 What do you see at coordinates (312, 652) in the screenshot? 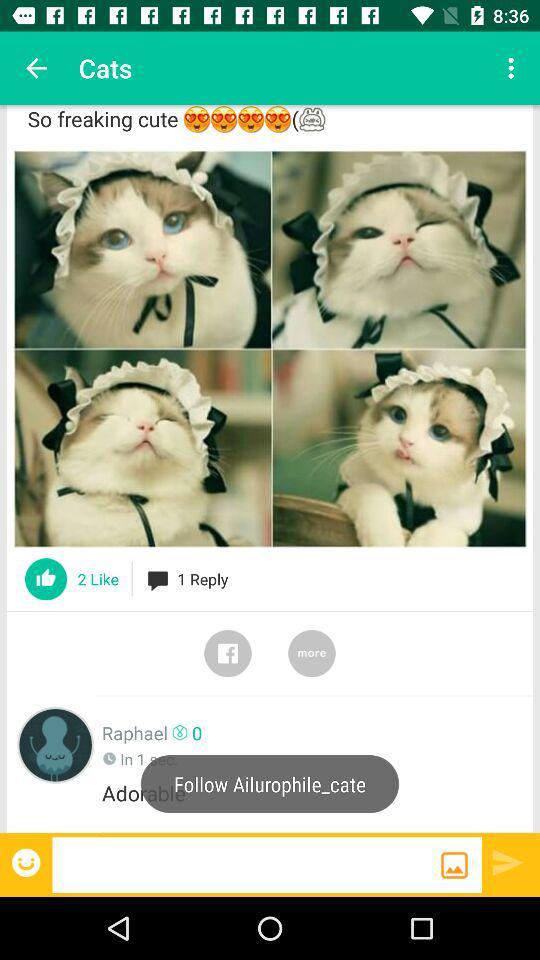
I see `more switch` at bounding box center [312, 652].